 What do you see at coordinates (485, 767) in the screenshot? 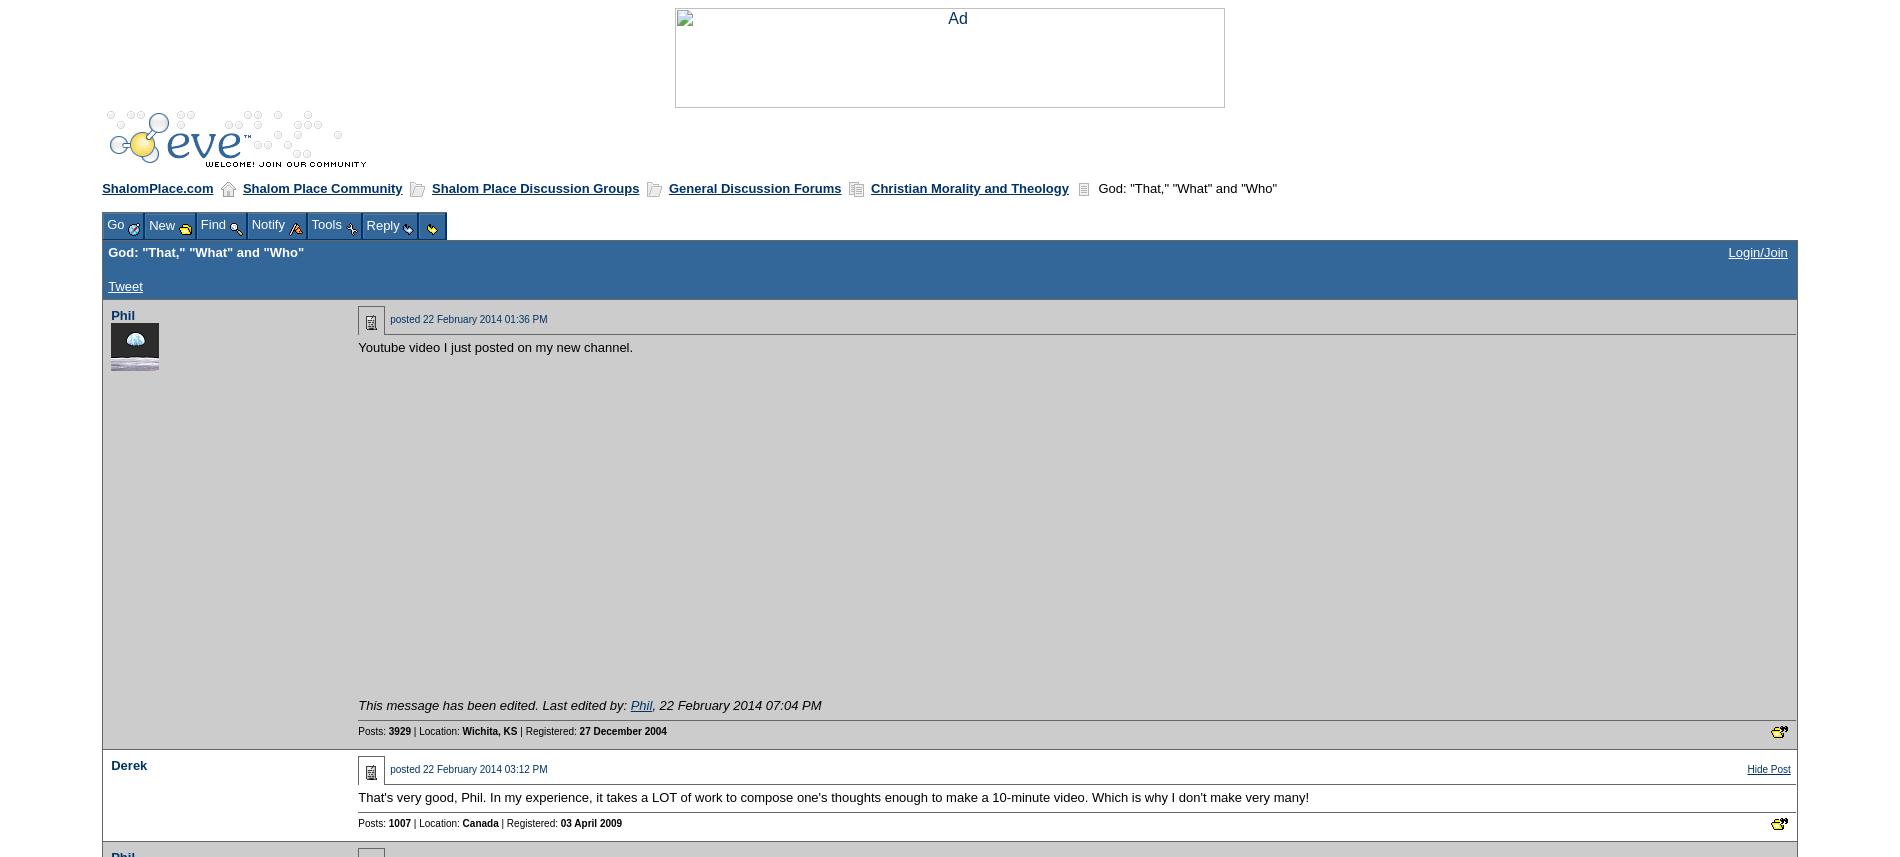
I see `'22 February 2014 03:12 PM'` at bounding box center [485, 767].